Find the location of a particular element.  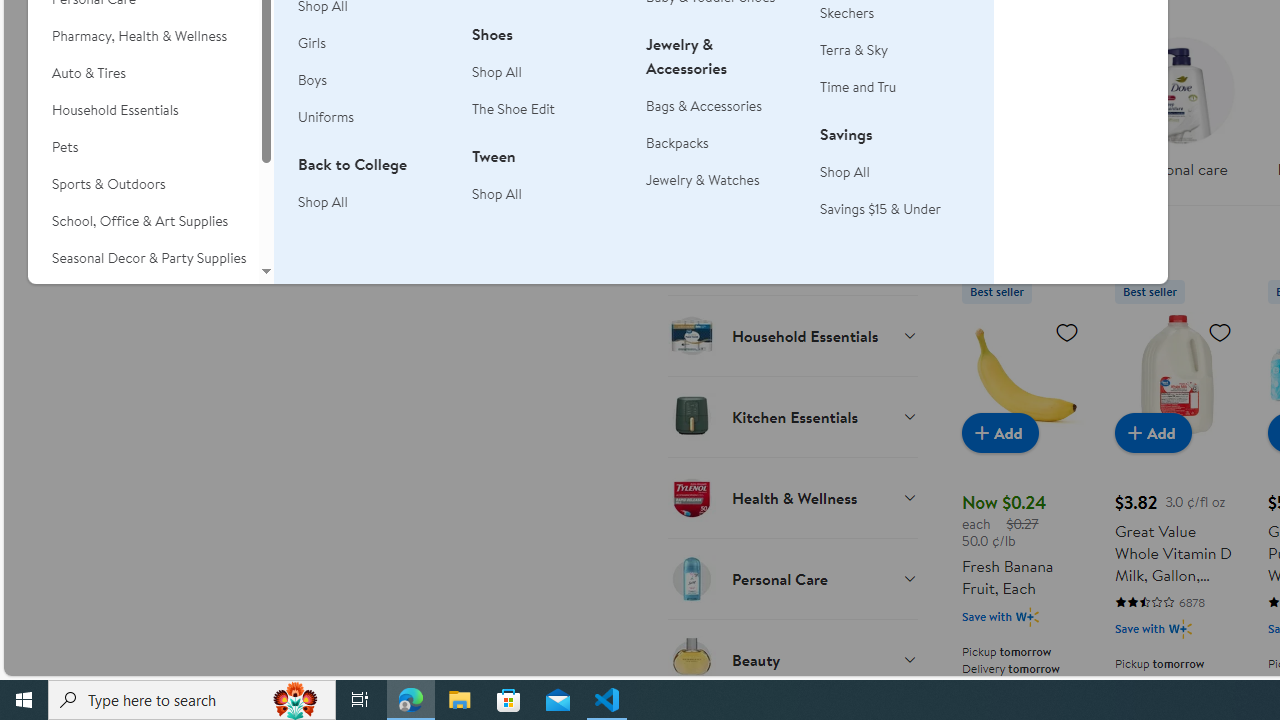

'Jewelry & Watches' is located at coordinates (703, 180).